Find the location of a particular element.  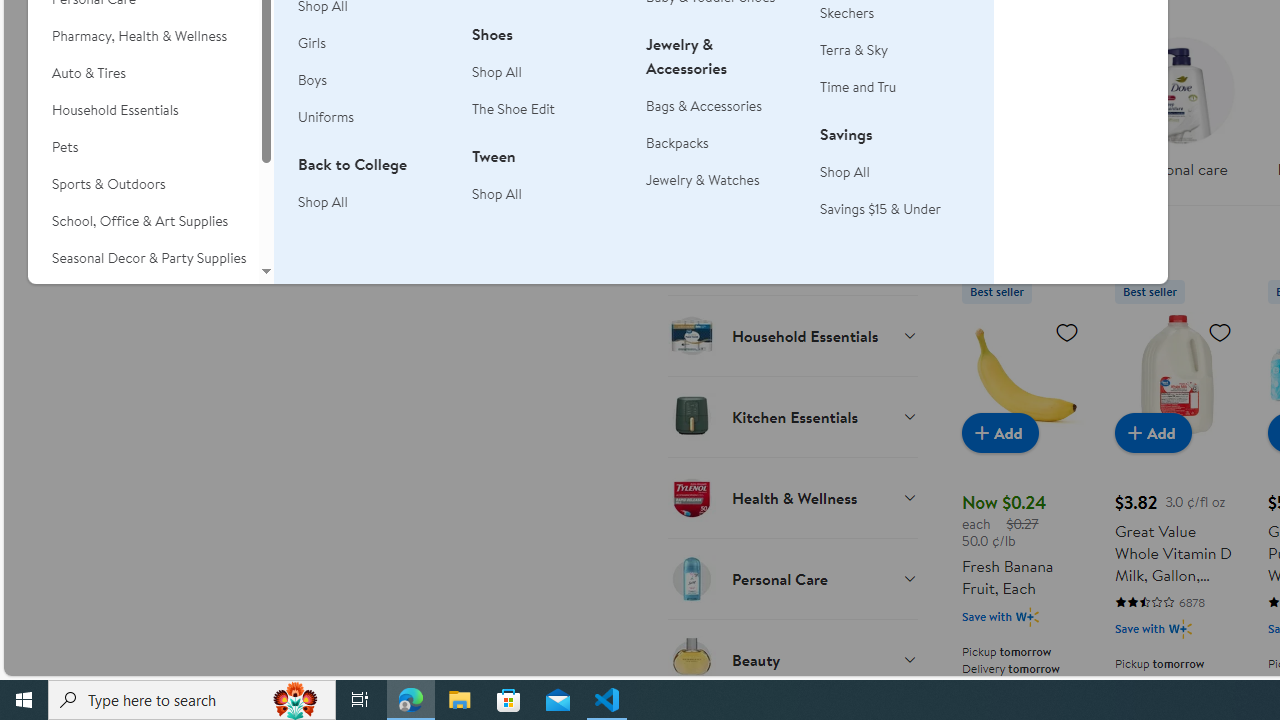

'Jewelry & Watches' is located at coordinates (703, 180).